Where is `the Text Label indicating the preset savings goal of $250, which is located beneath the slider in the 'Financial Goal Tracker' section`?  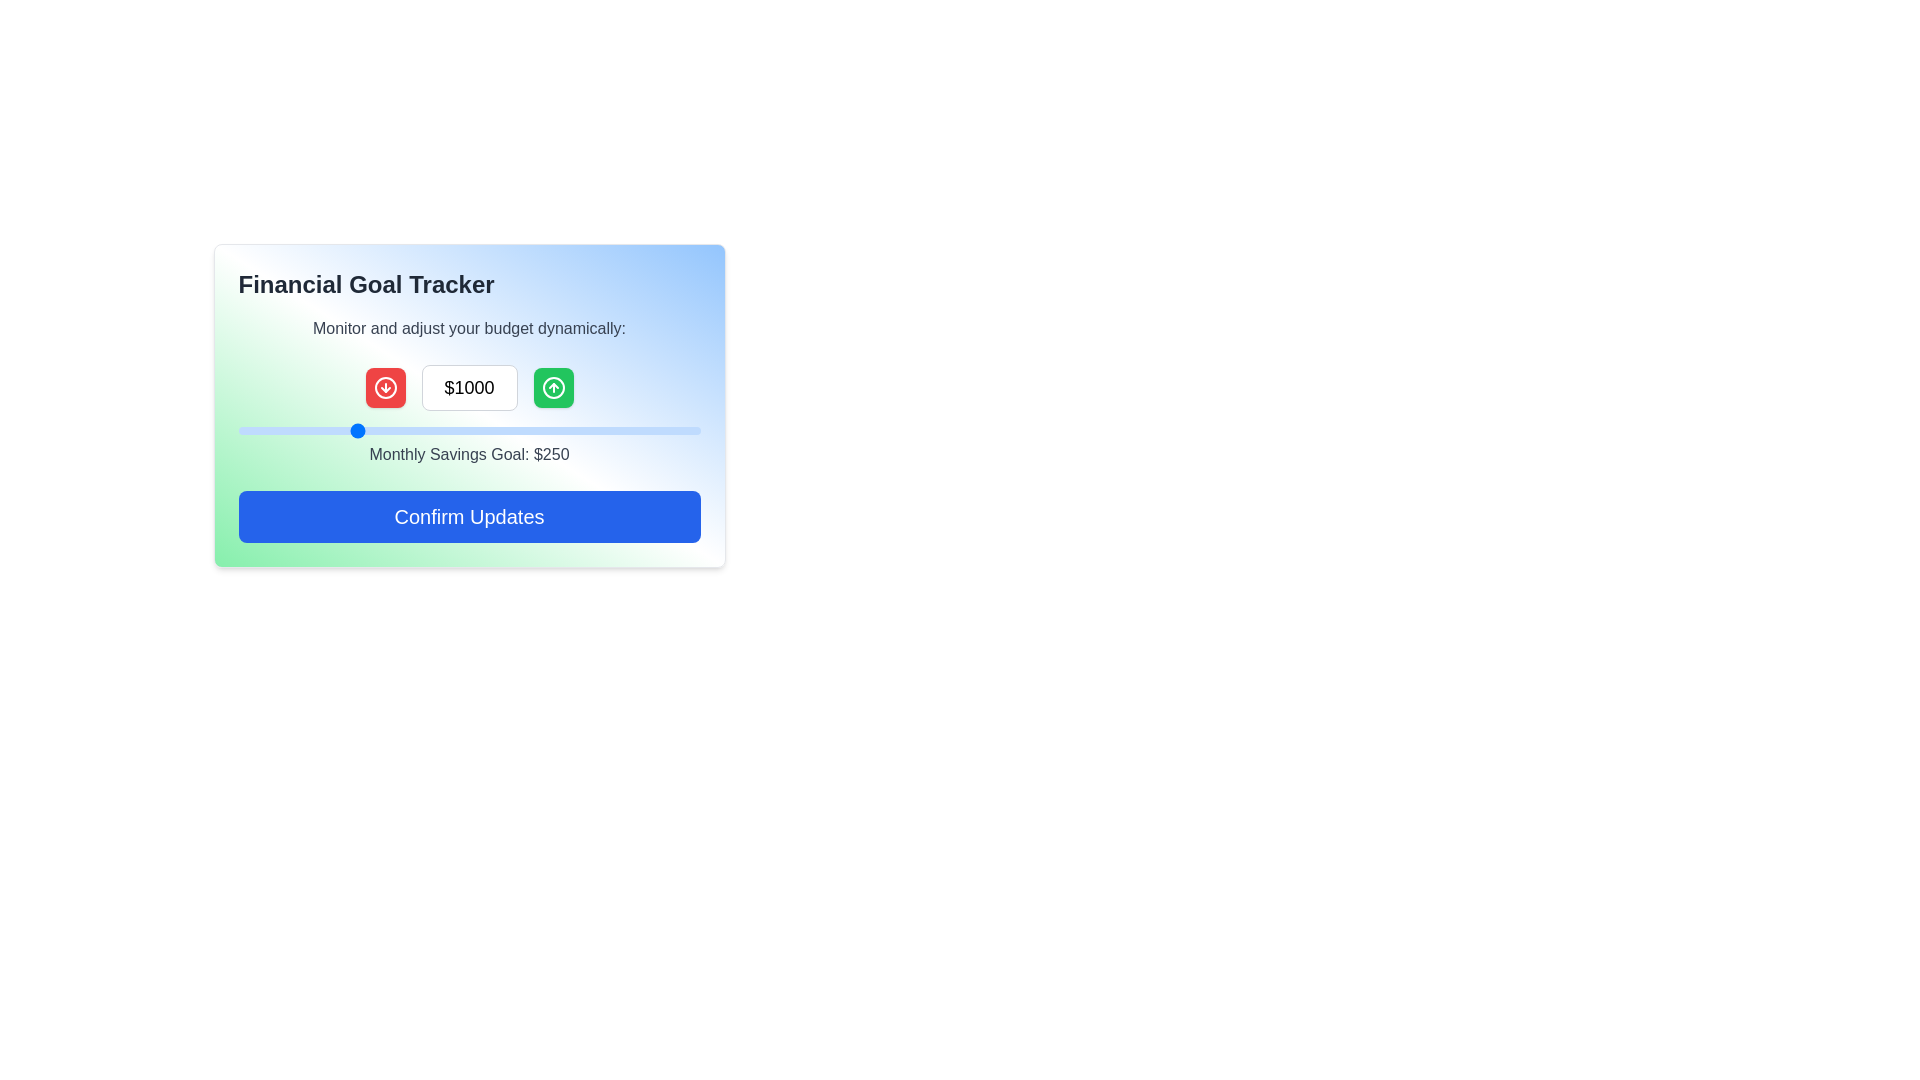
the Text Label indicating the preset savings goal of $250, which is located beneath the slider in the 'Financial Goal Tracker' section is located at coordinates (468, 415).